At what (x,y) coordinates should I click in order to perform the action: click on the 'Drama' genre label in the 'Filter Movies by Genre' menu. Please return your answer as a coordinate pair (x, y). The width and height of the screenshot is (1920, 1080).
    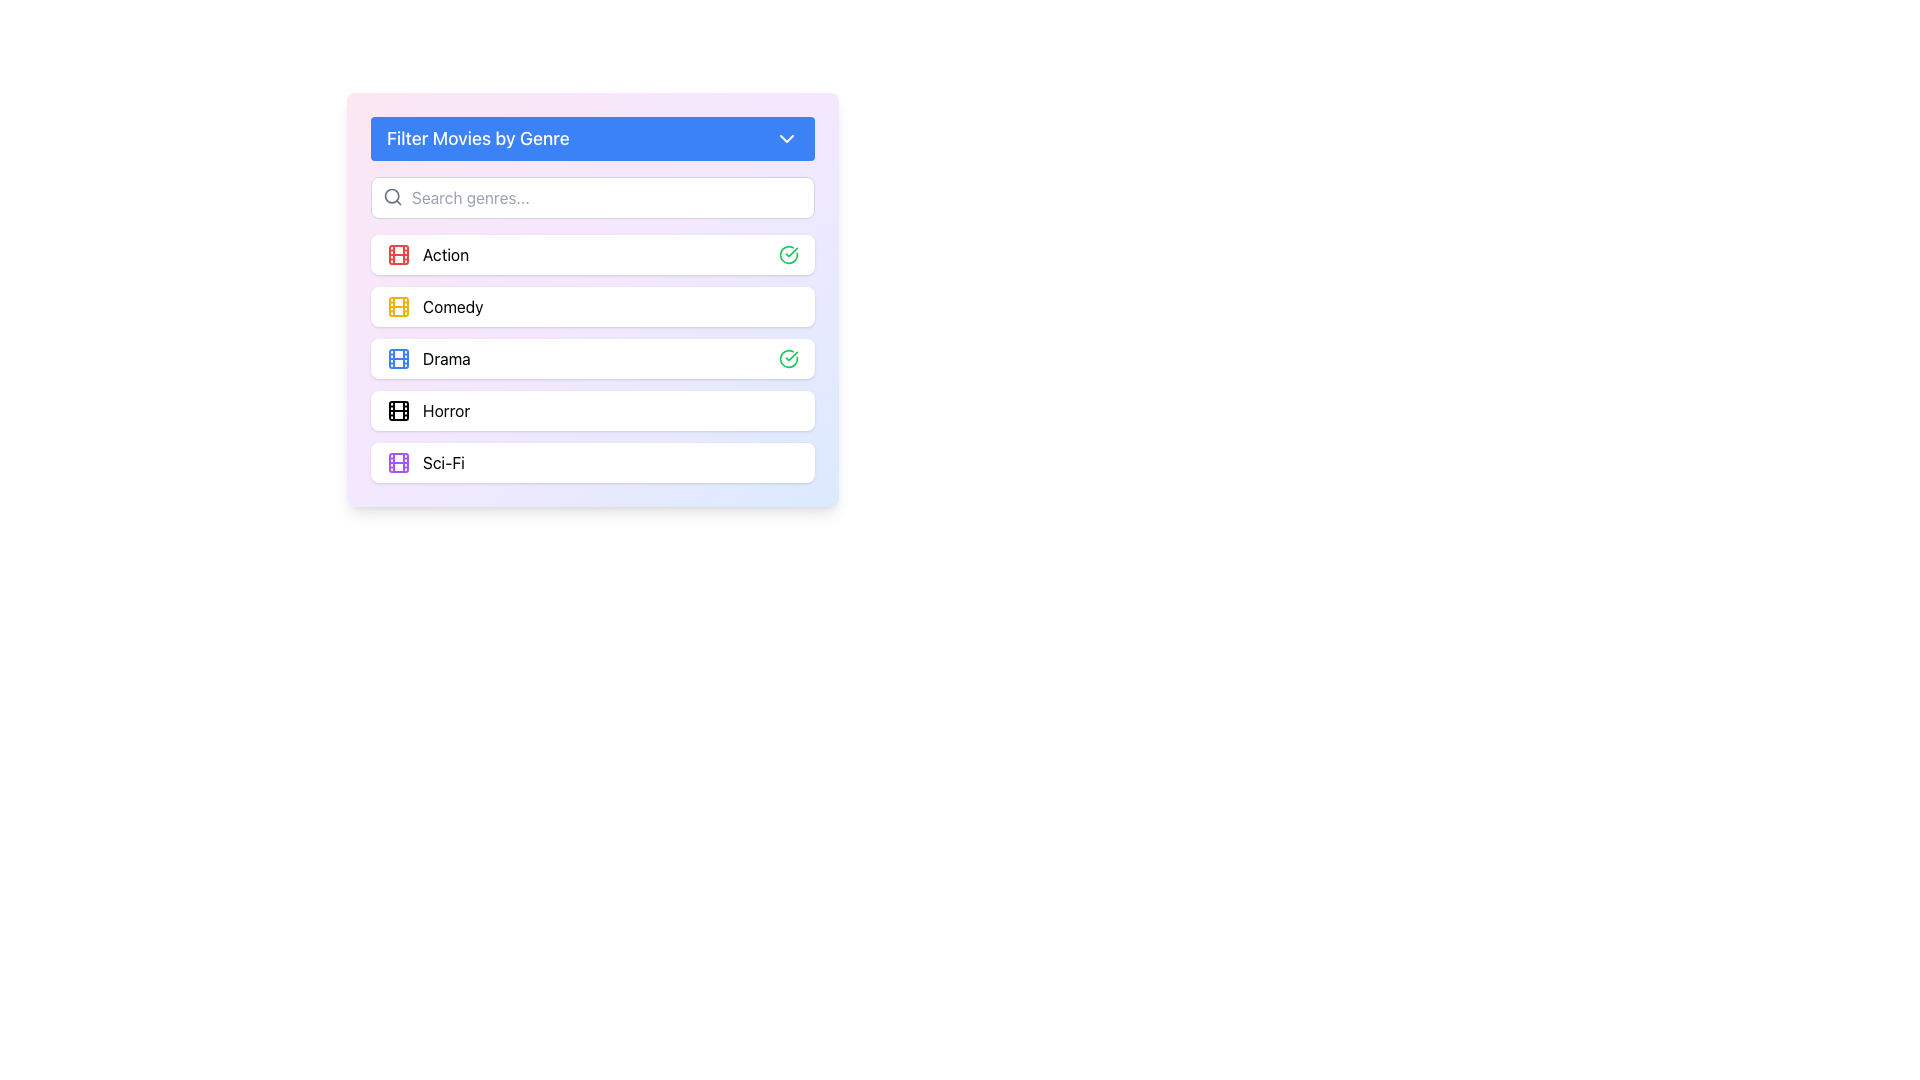
    Looking at the image, I should click on (445, 357).